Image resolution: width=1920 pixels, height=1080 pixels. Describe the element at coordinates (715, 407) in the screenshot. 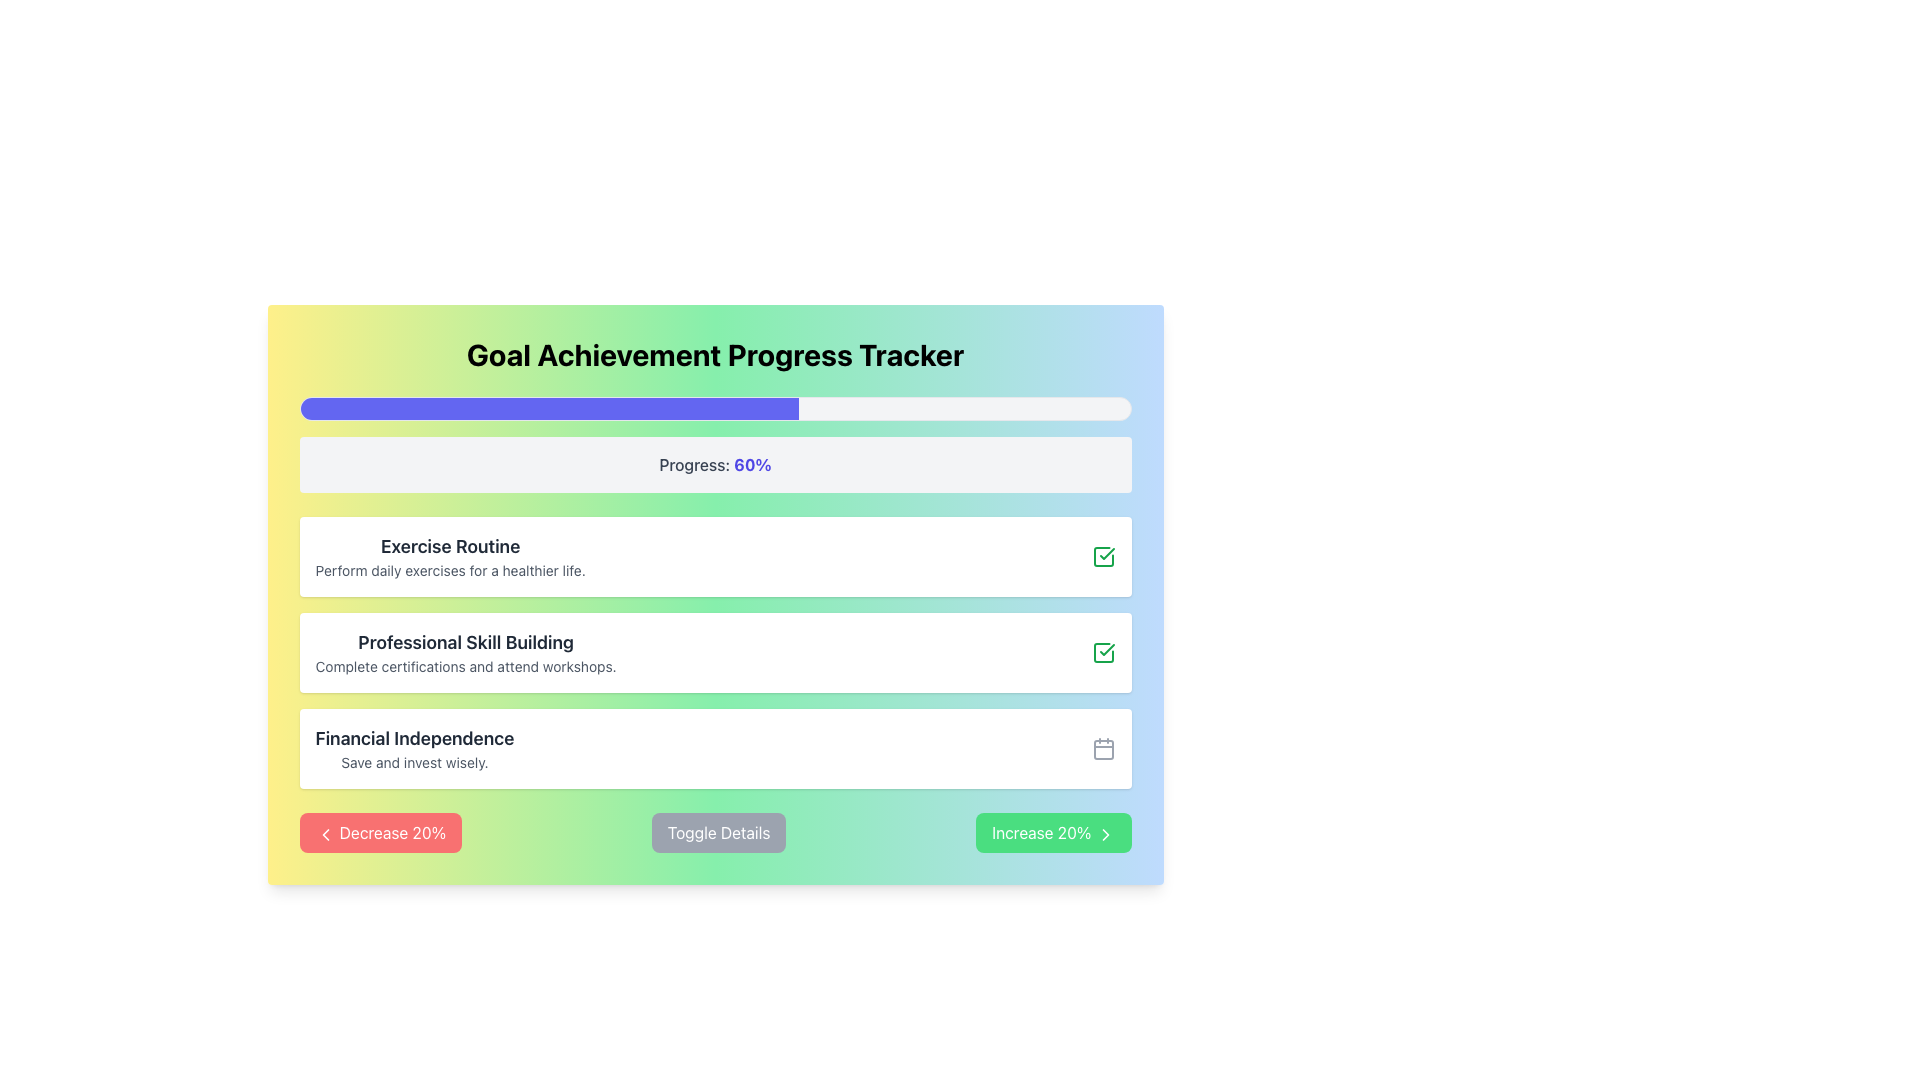

I see `the progress bar that visually represents 60% completion, positioned below the title 'Goal Achievement Progress Tracker' and above the text 'Progress: 60%'` at that location.